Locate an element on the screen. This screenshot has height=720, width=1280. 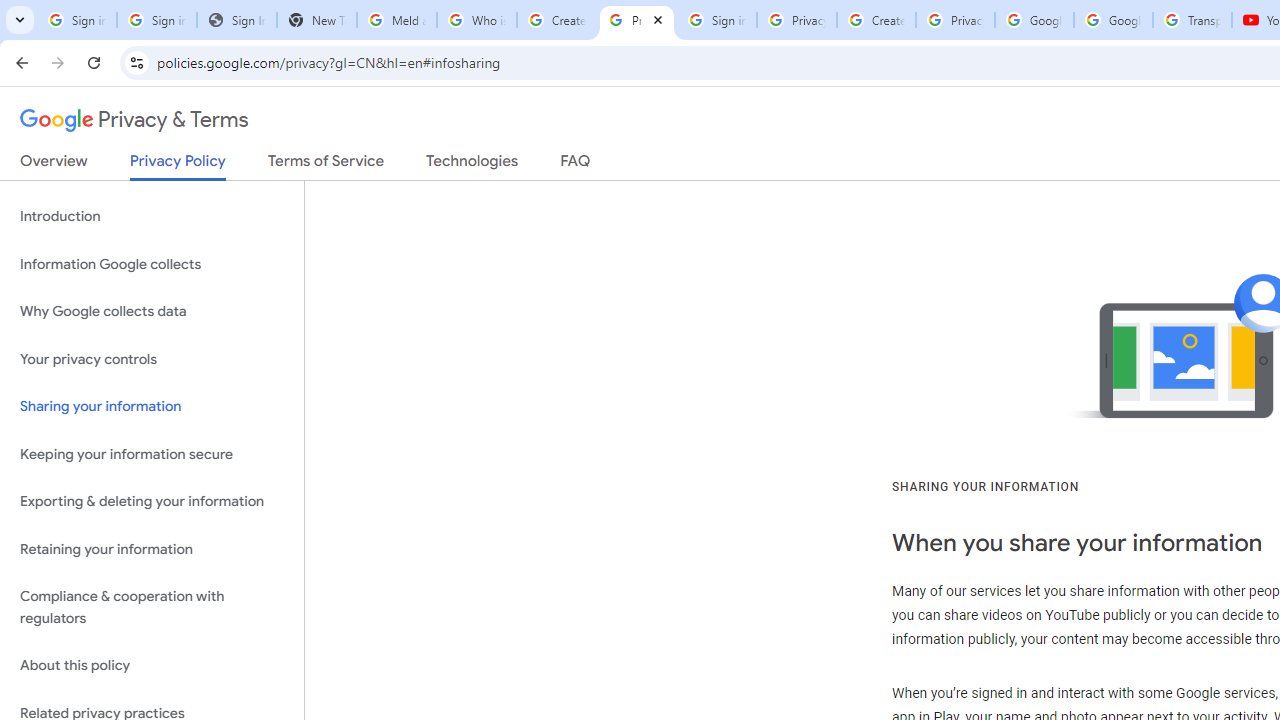
'Google Account' is located at coordinates (1112, 20).